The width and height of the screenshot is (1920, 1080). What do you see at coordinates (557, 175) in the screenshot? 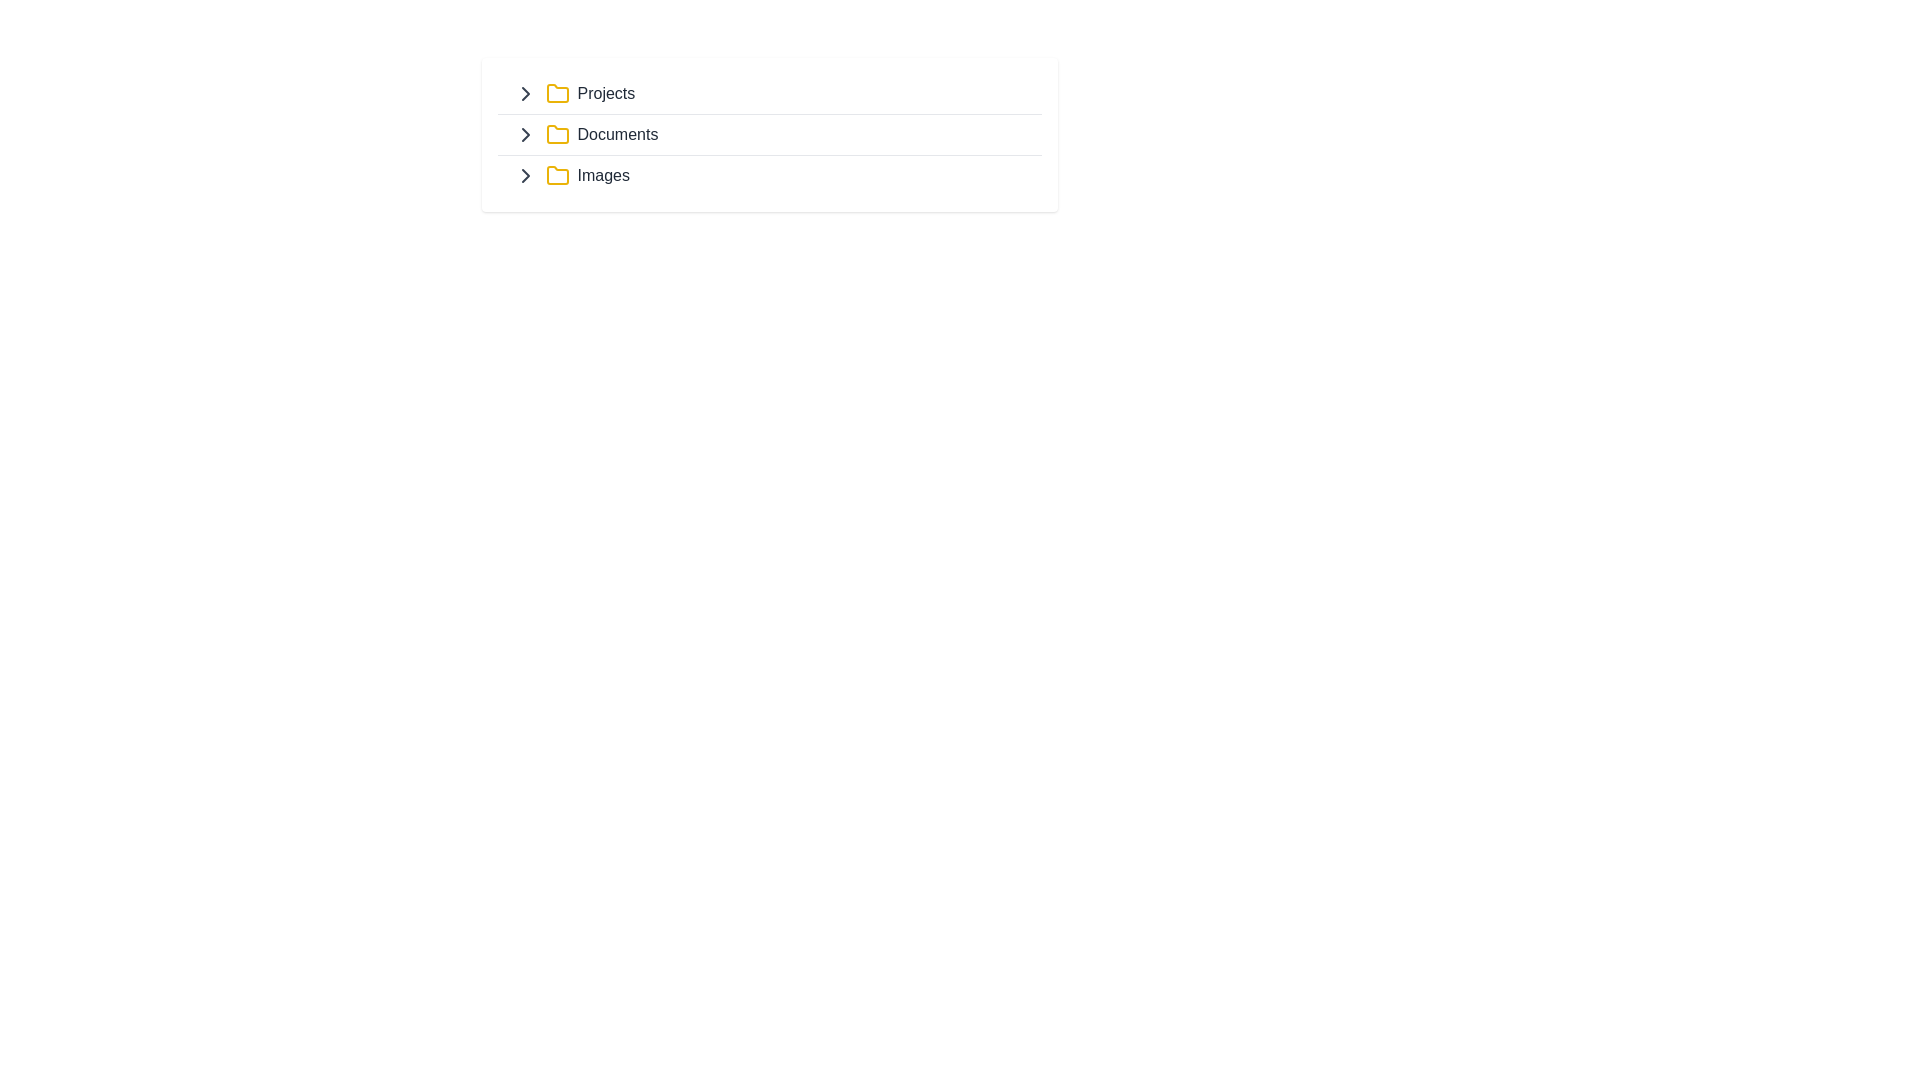
I see `the folder icon labeled 'Images', which is the third icon in a vertical list, located next to the text 'Images' and preceded by a chevron arrow` at bounding box center [557, 175].